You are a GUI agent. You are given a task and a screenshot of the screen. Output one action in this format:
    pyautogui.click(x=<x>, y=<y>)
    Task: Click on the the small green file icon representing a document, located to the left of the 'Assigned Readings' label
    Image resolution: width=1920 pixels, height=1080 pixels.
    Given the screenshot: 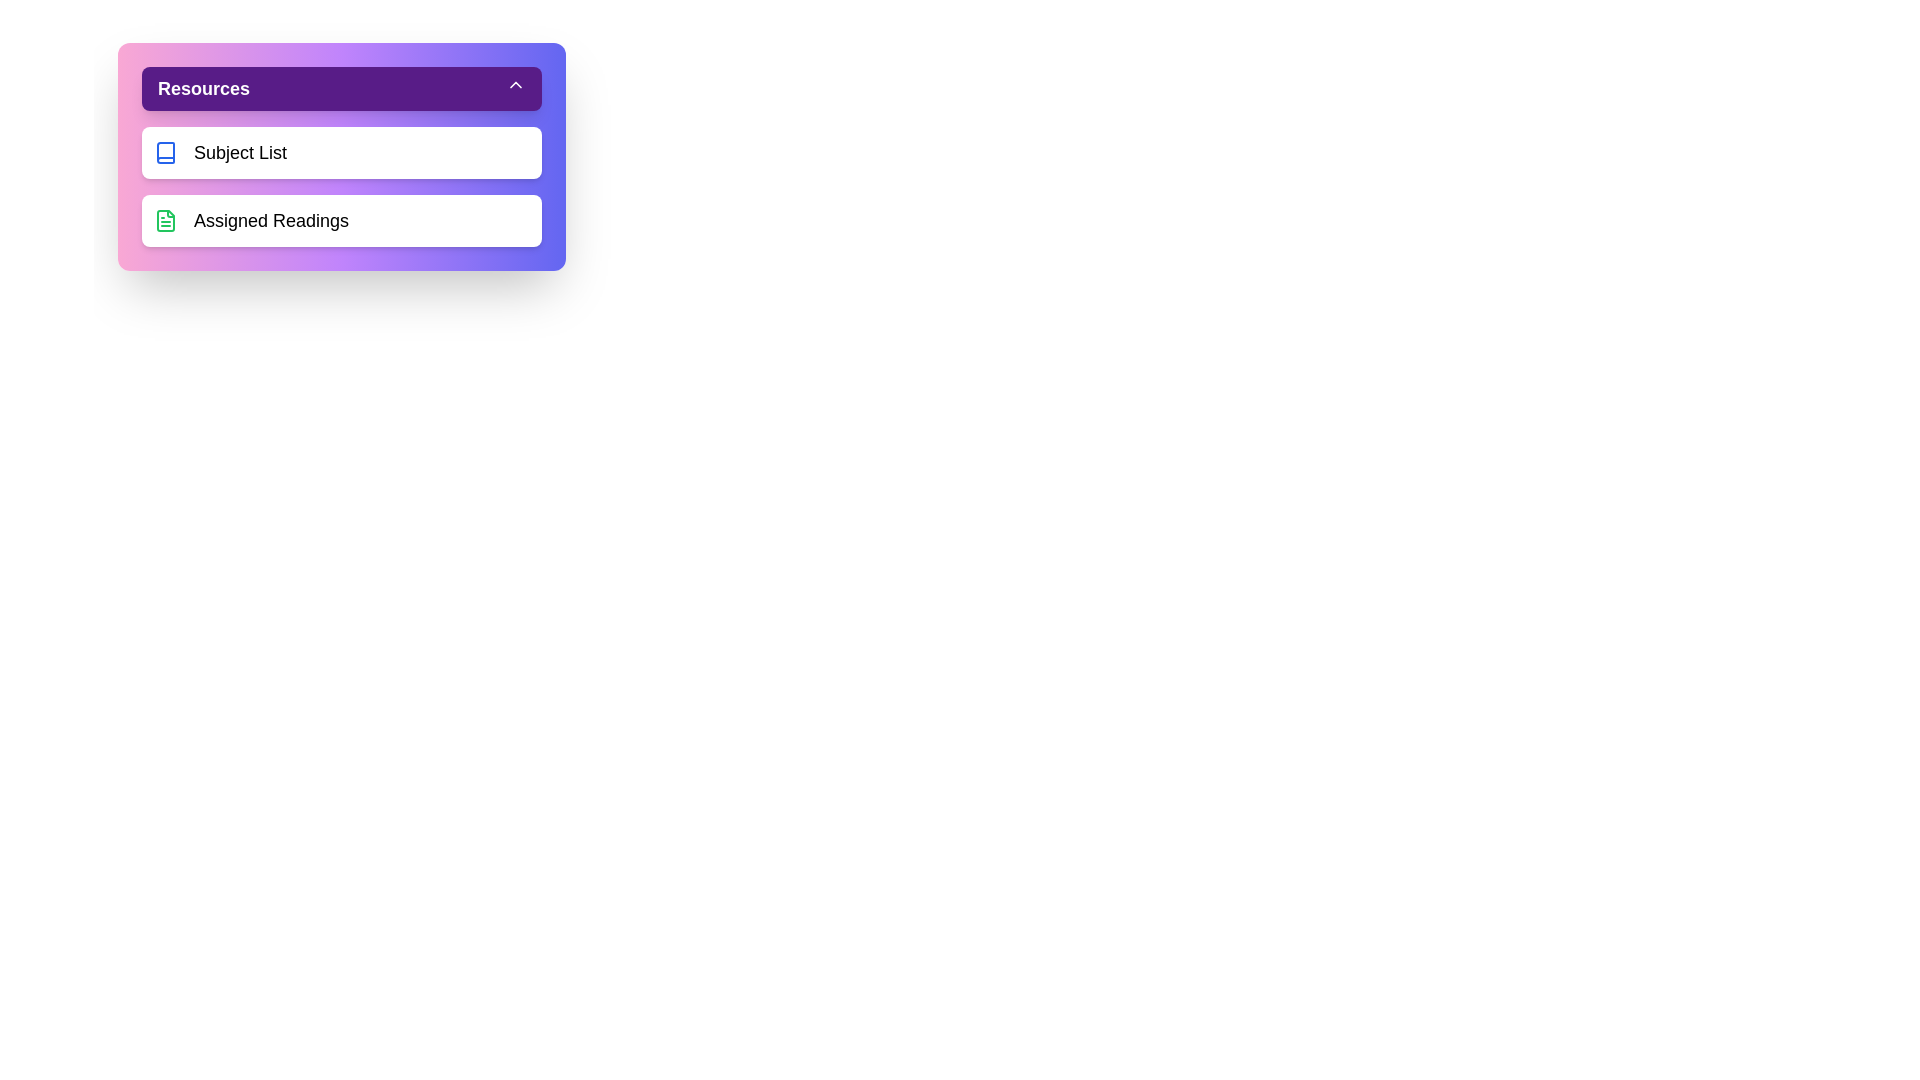 What is the action you would take?
    pyautogui.click(x=166, y=220)
    